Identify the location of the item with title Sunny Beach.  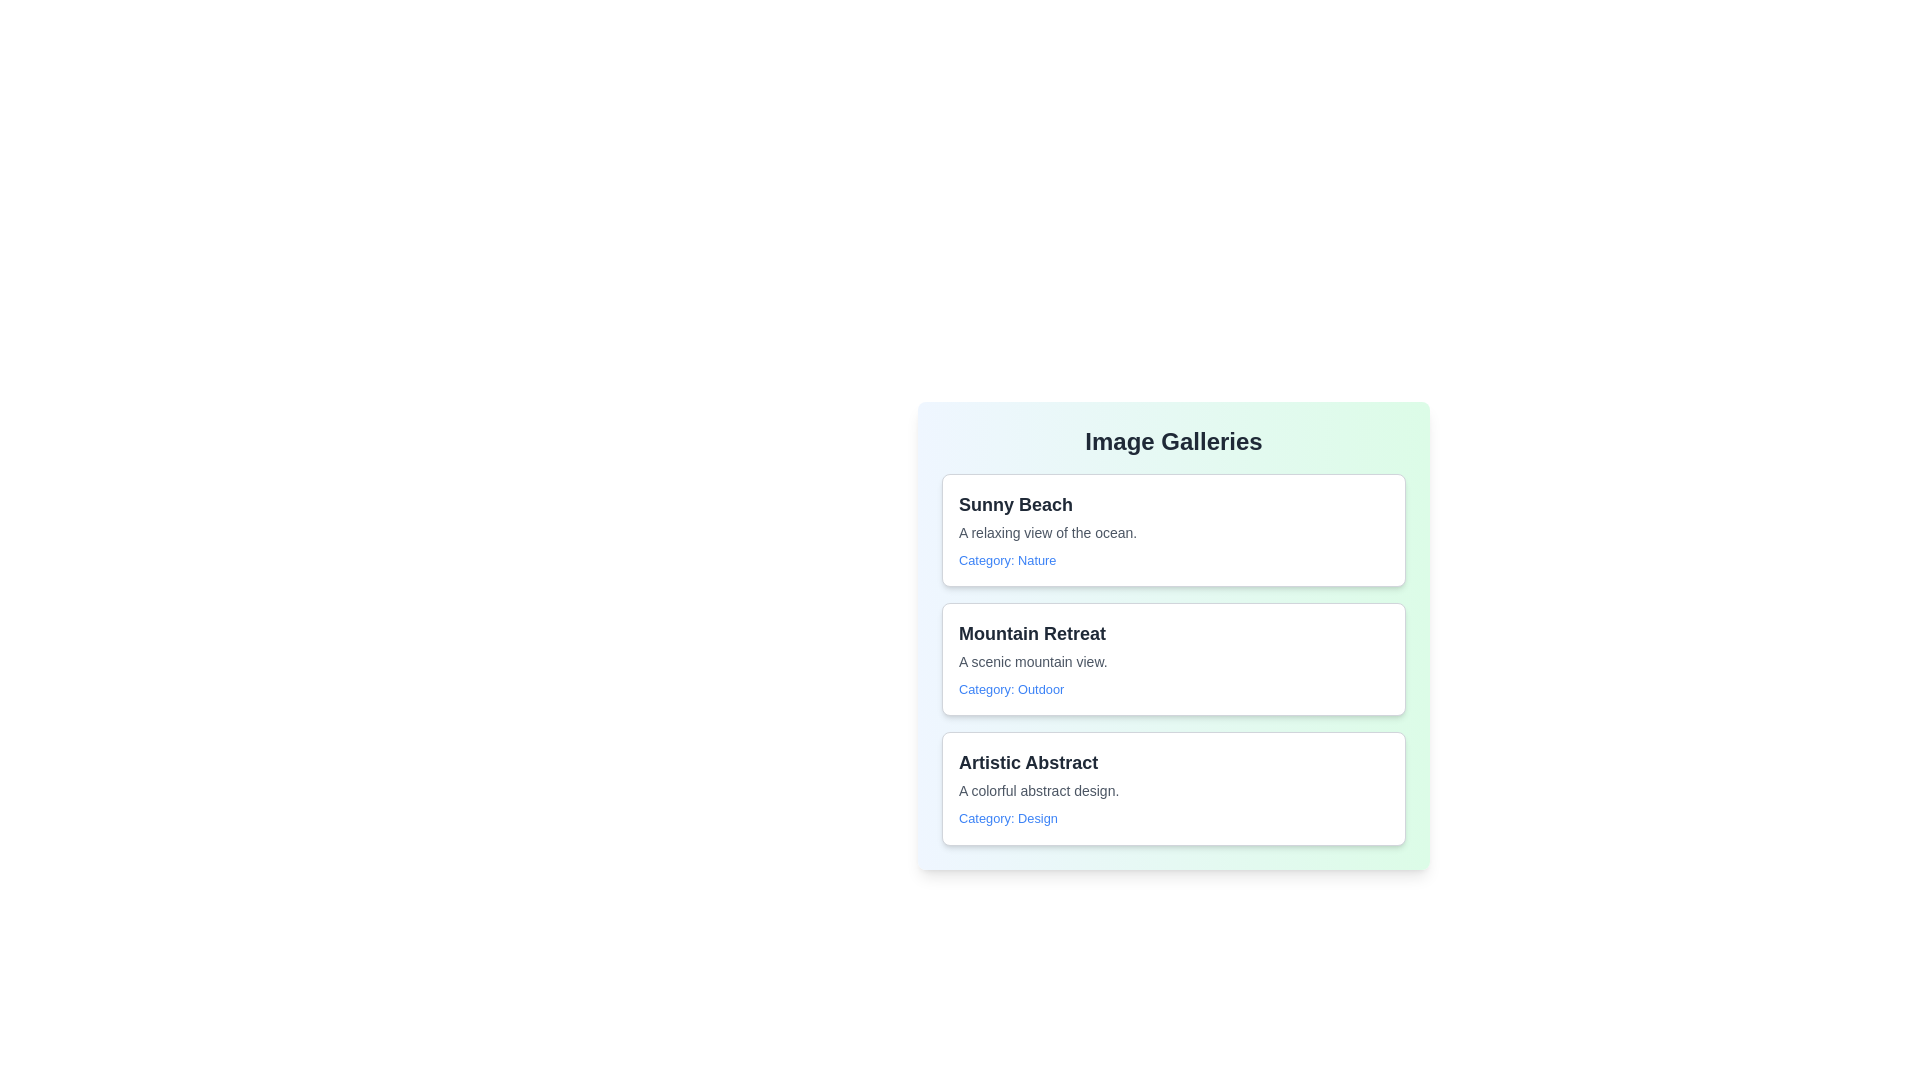
(1174, 528).